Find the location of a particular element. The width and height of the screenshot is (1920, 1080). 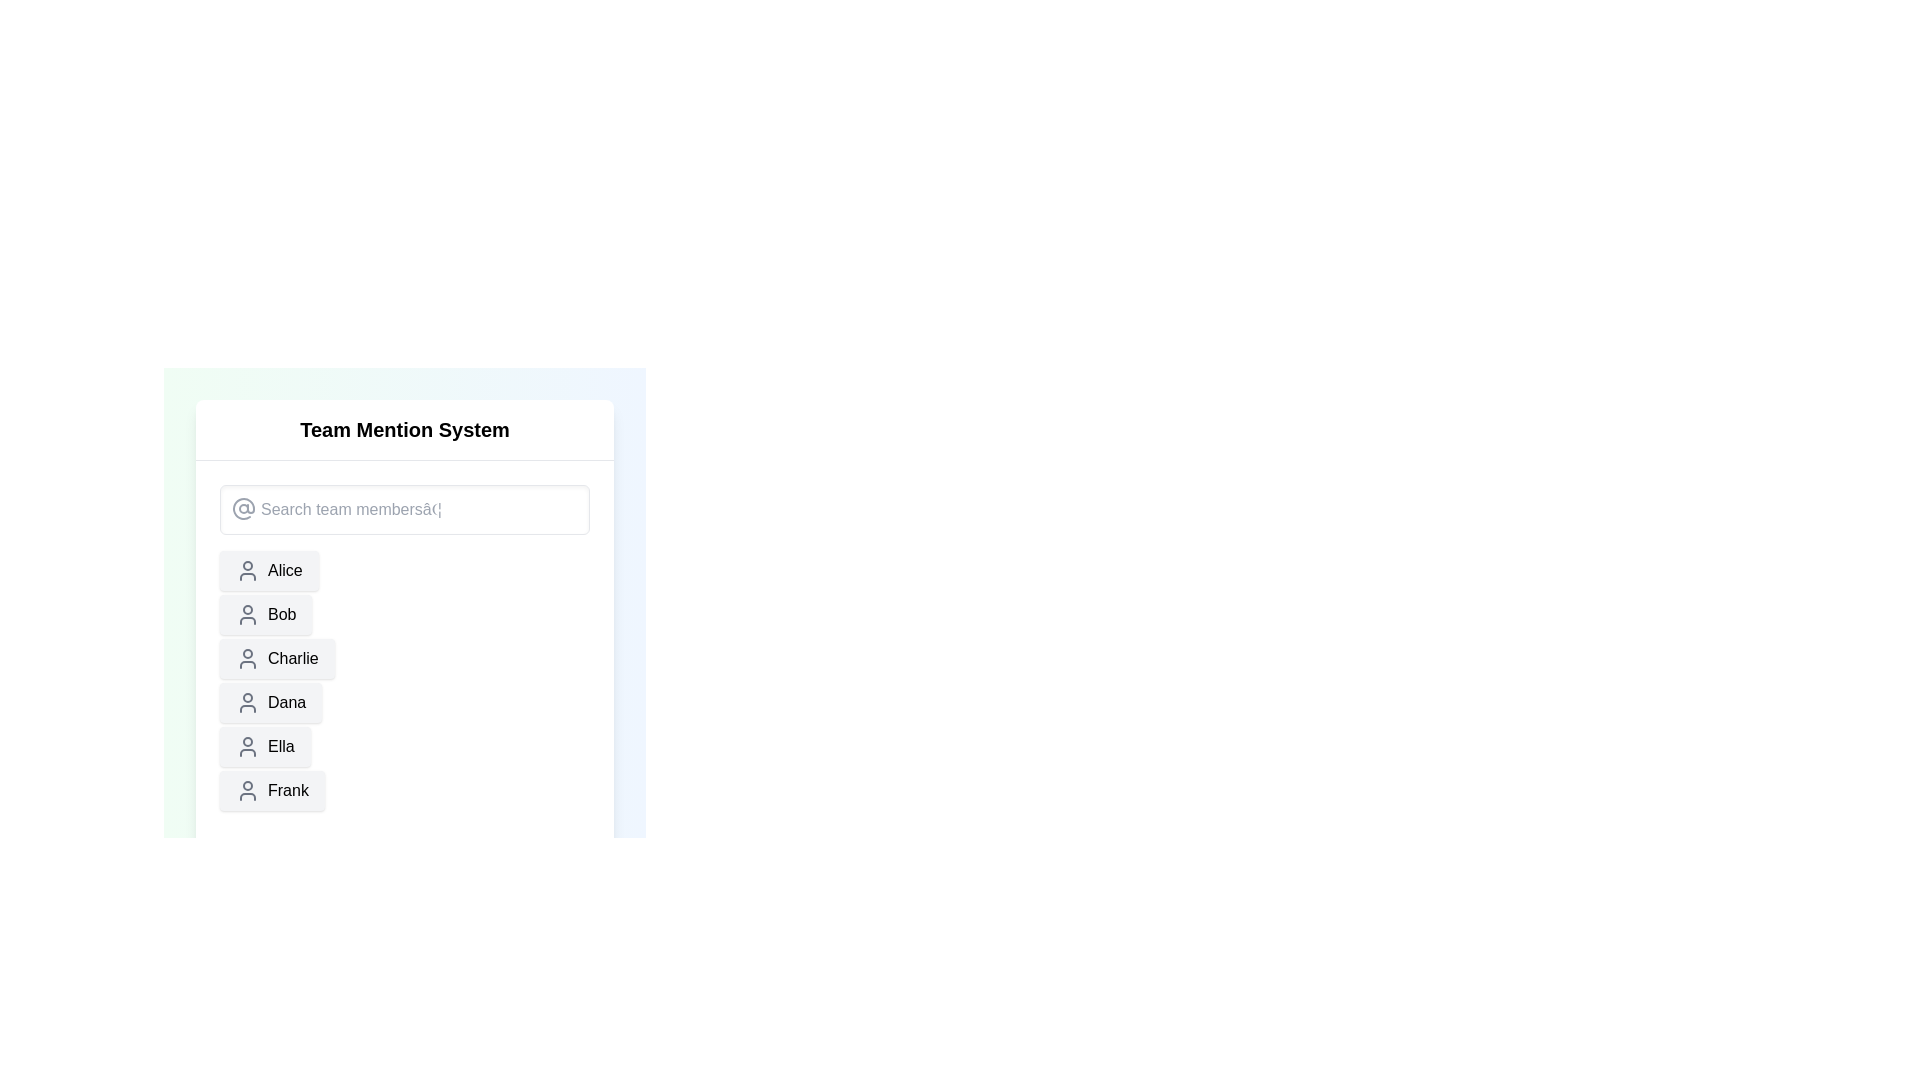

the interactive button for 'Alice', which is the first item in the list of team members is located at coordinates (268, 570).